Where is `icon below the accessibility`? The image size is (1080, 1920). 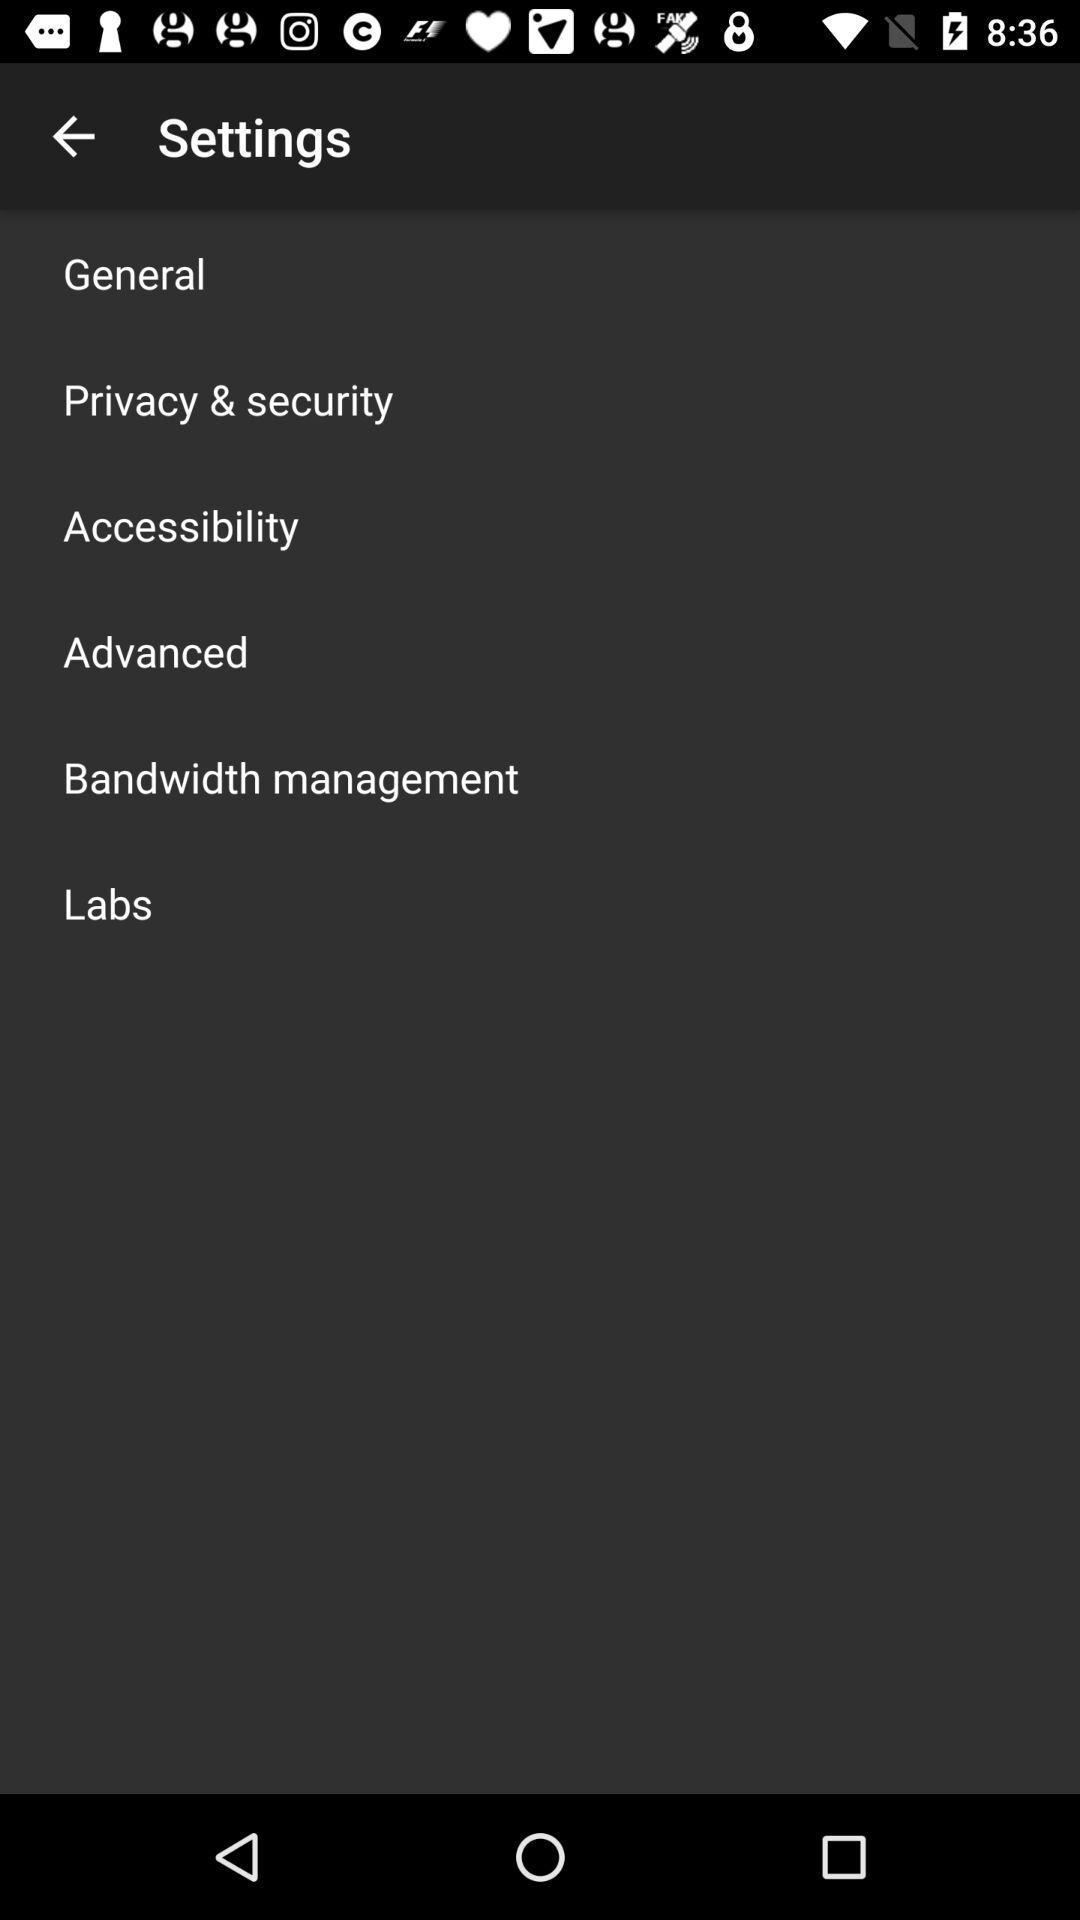
icon below the accessibility is located at coordinates (154, 651).